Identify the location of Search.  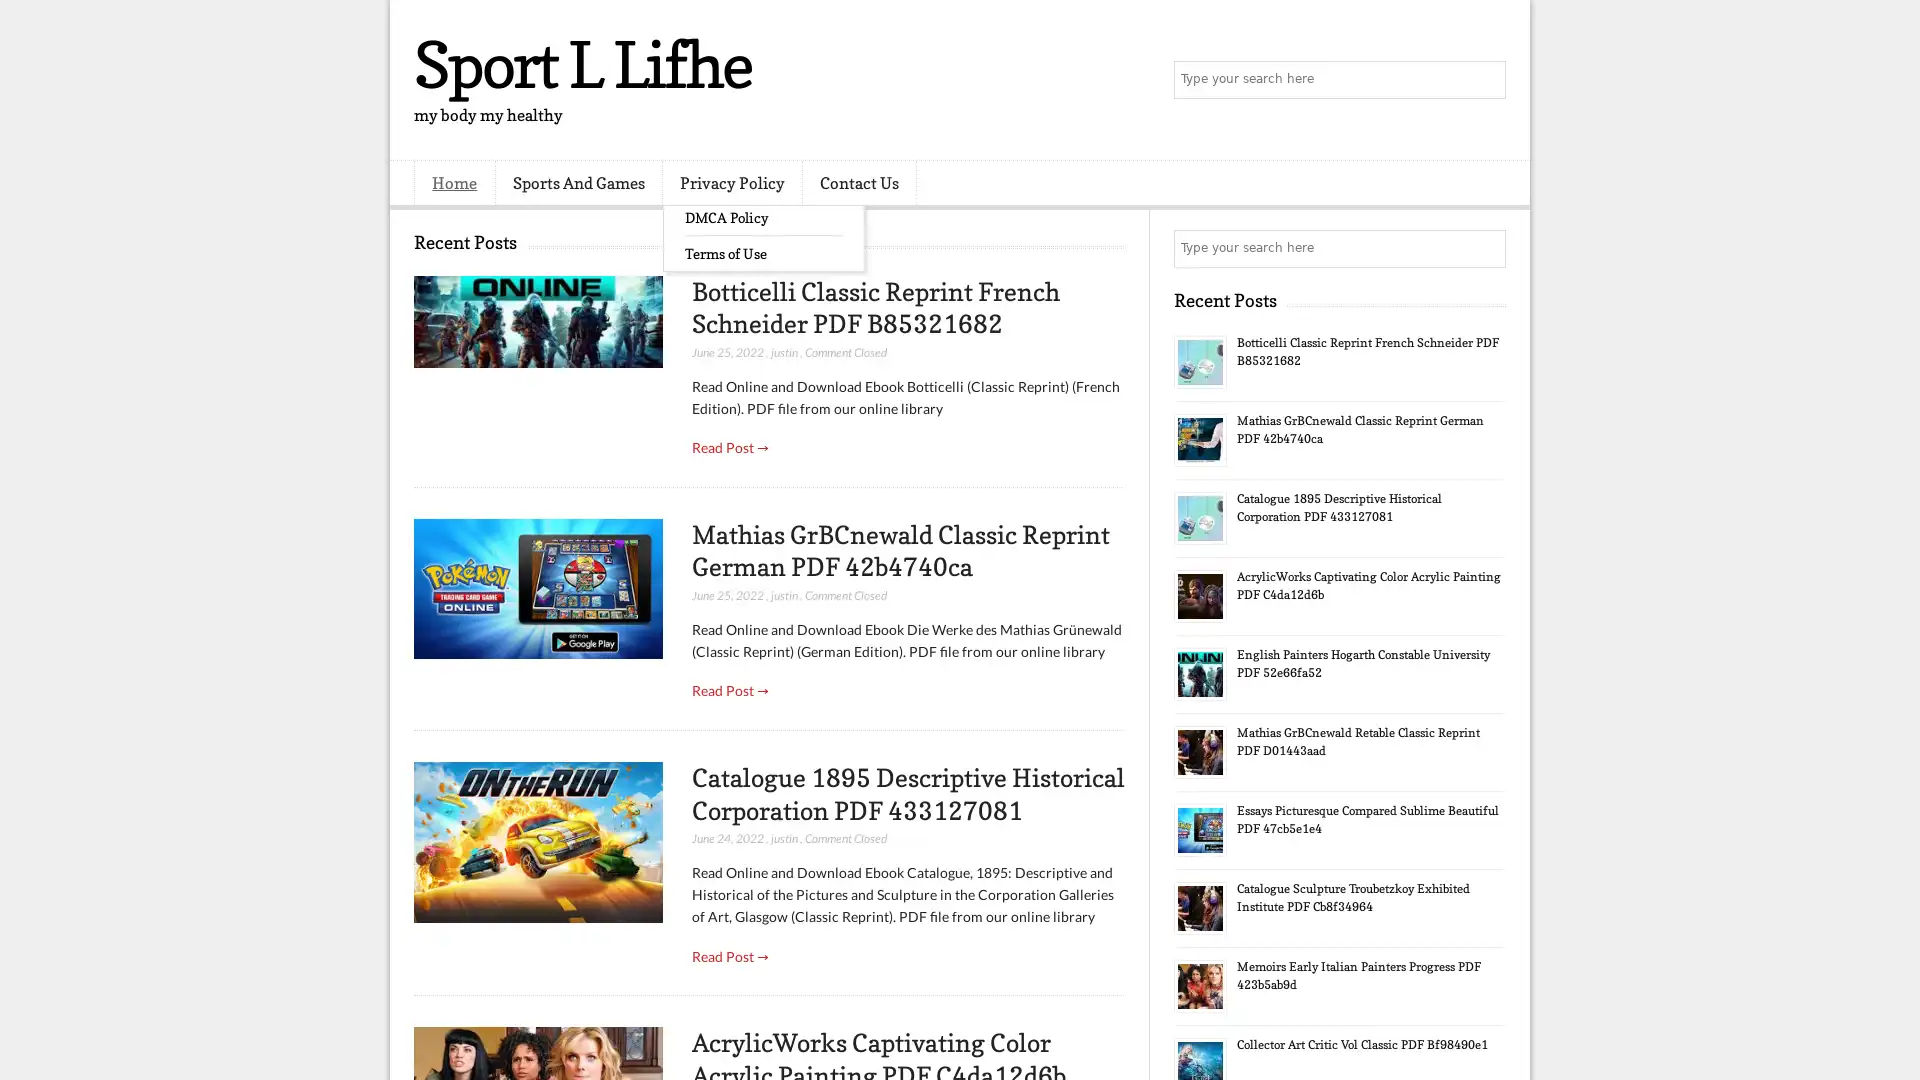
(1485, 80).